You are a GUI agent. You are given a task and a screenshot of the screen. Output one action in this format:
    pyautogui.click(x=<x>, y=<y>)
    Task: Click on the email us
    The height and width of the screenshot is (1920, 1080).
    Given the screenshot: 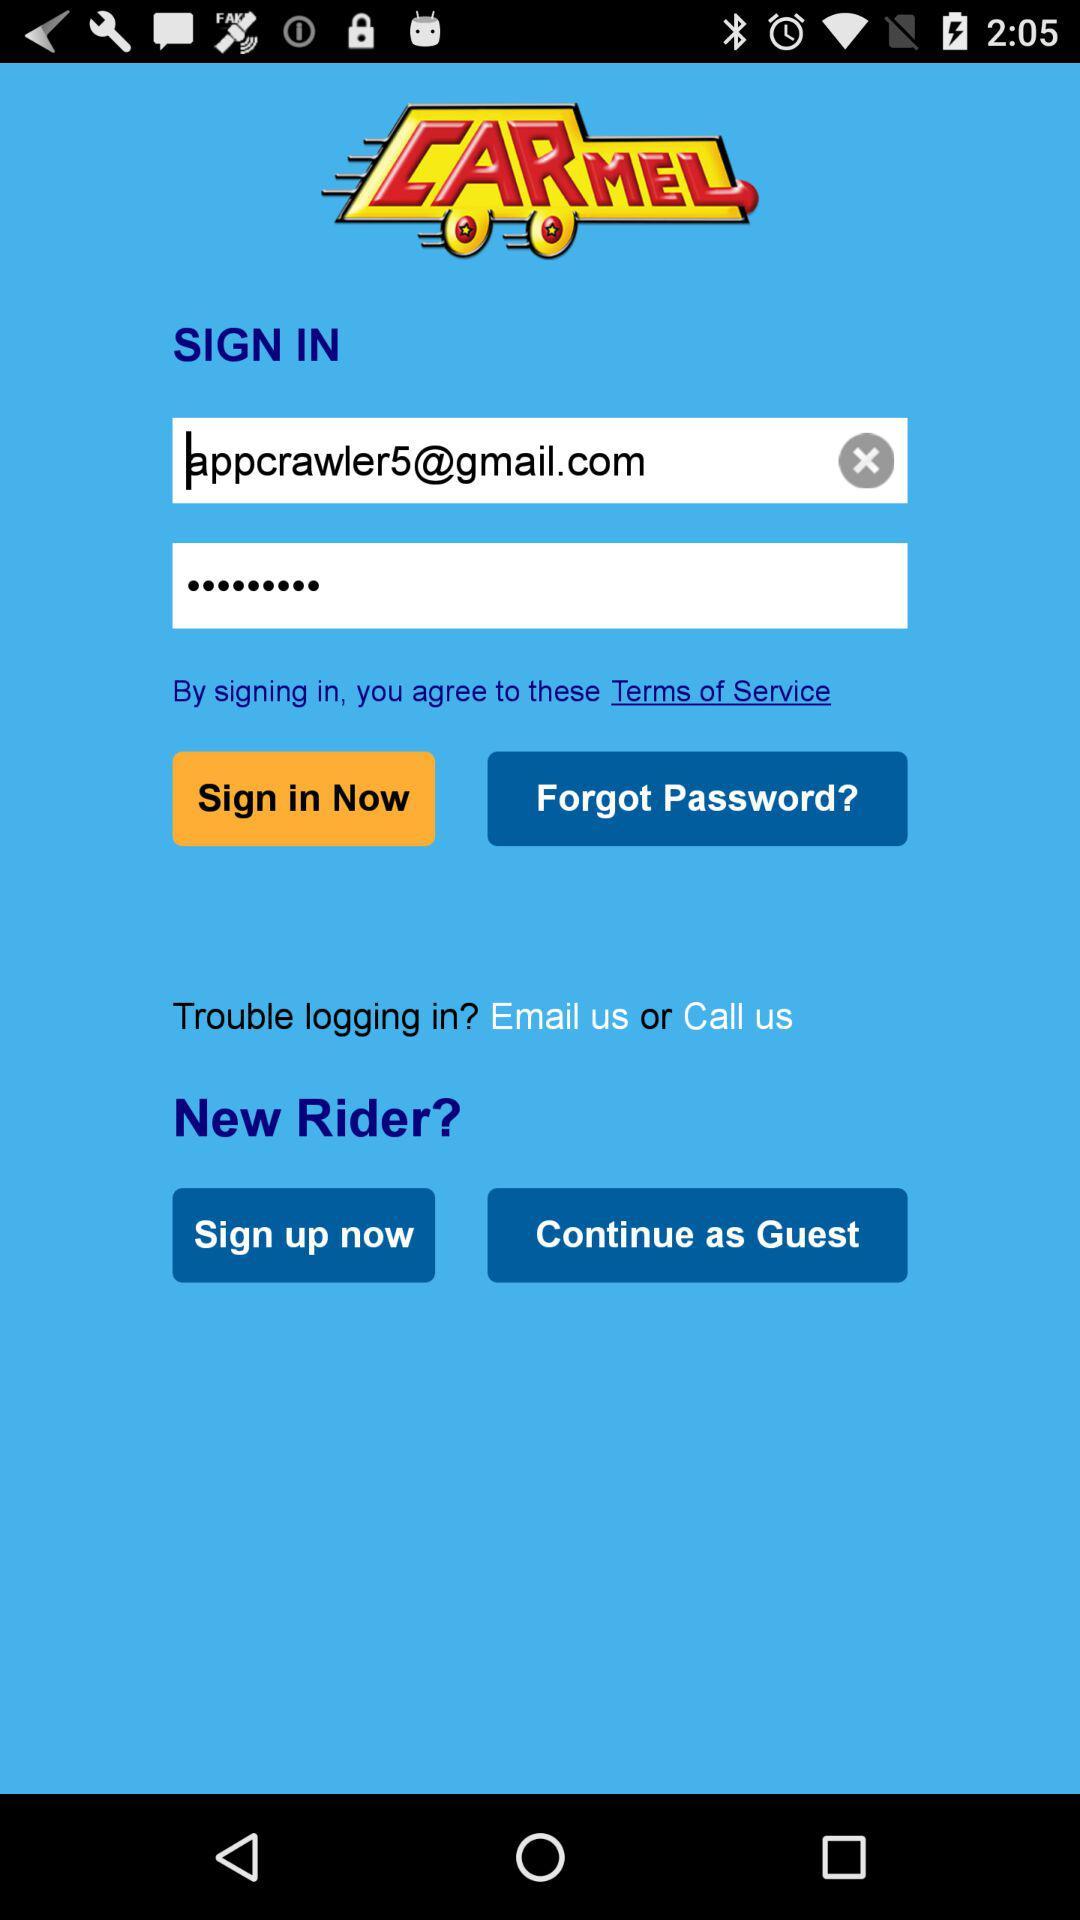 What is the action you would take?
    pyautogui.click(x=559, y=1016)
    